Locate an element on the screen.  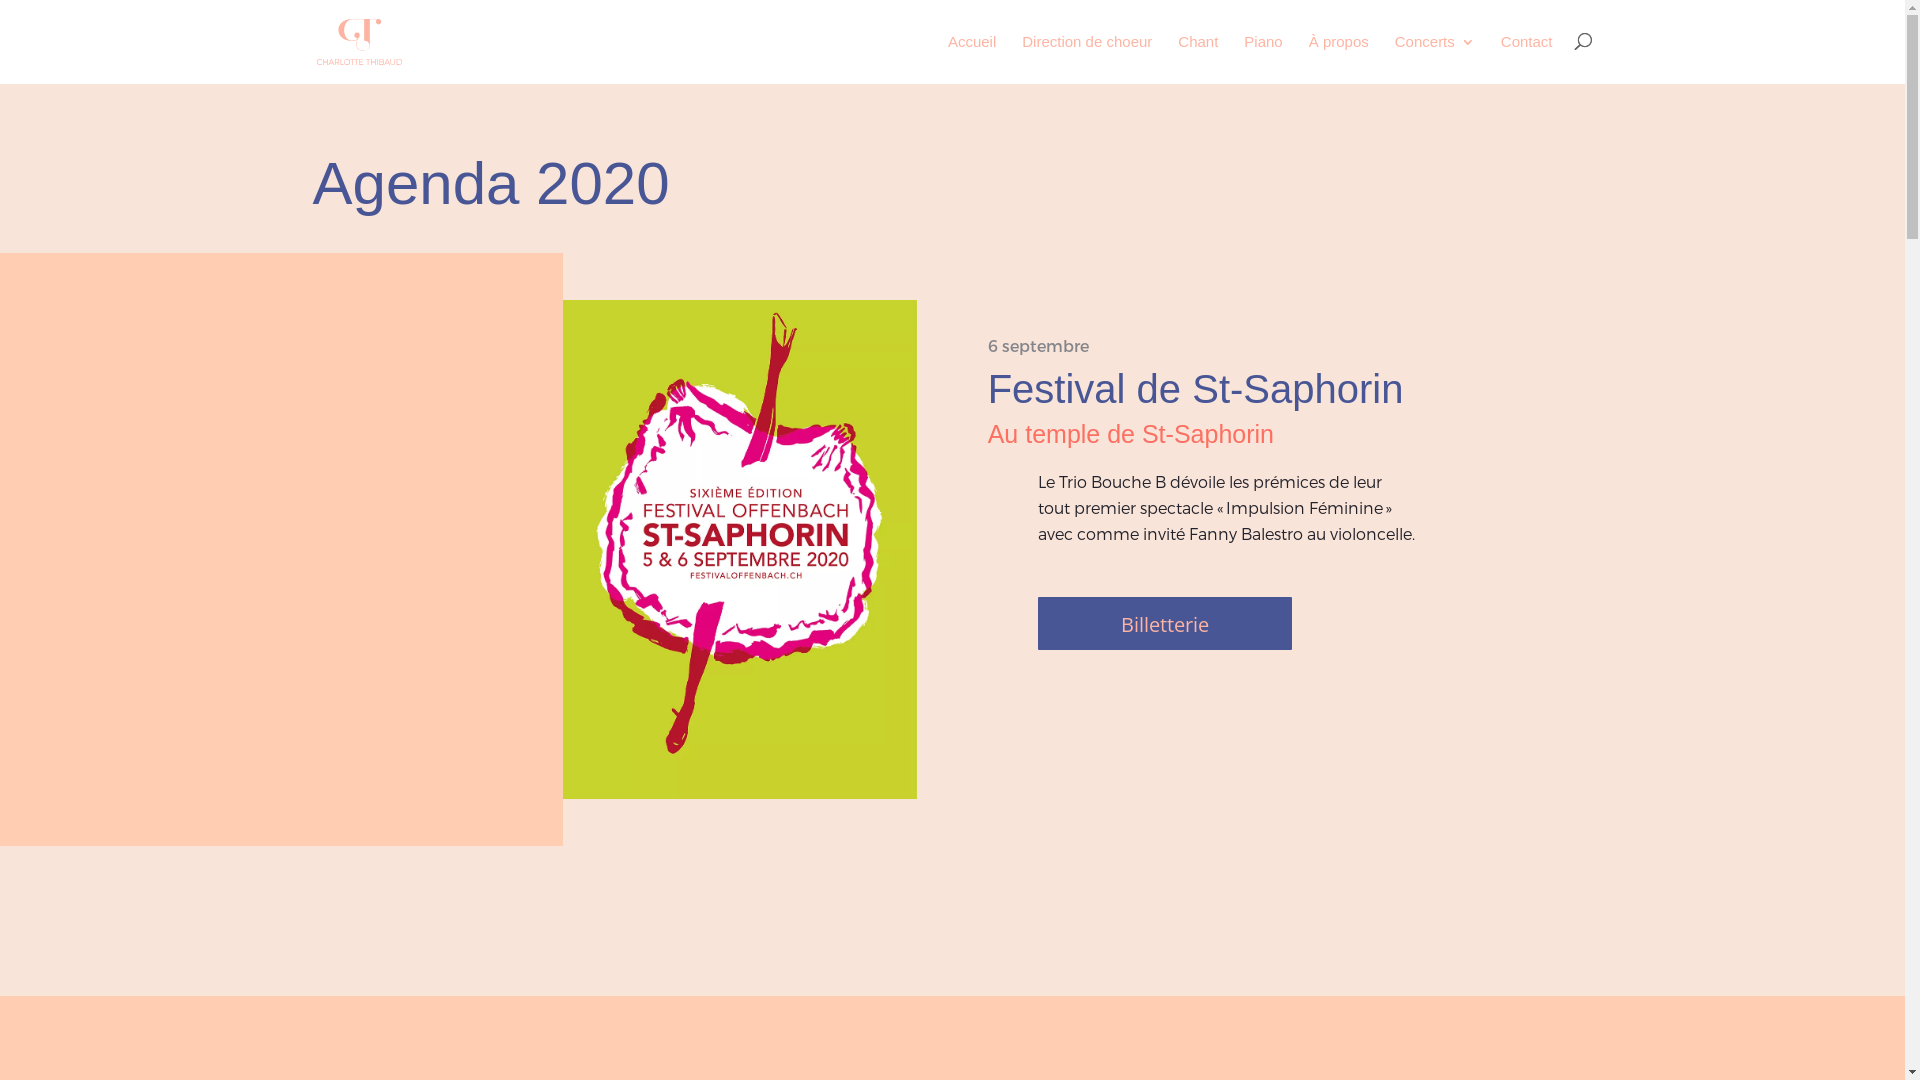
'Direction de choeur' is located at coordinates (1085, 57).